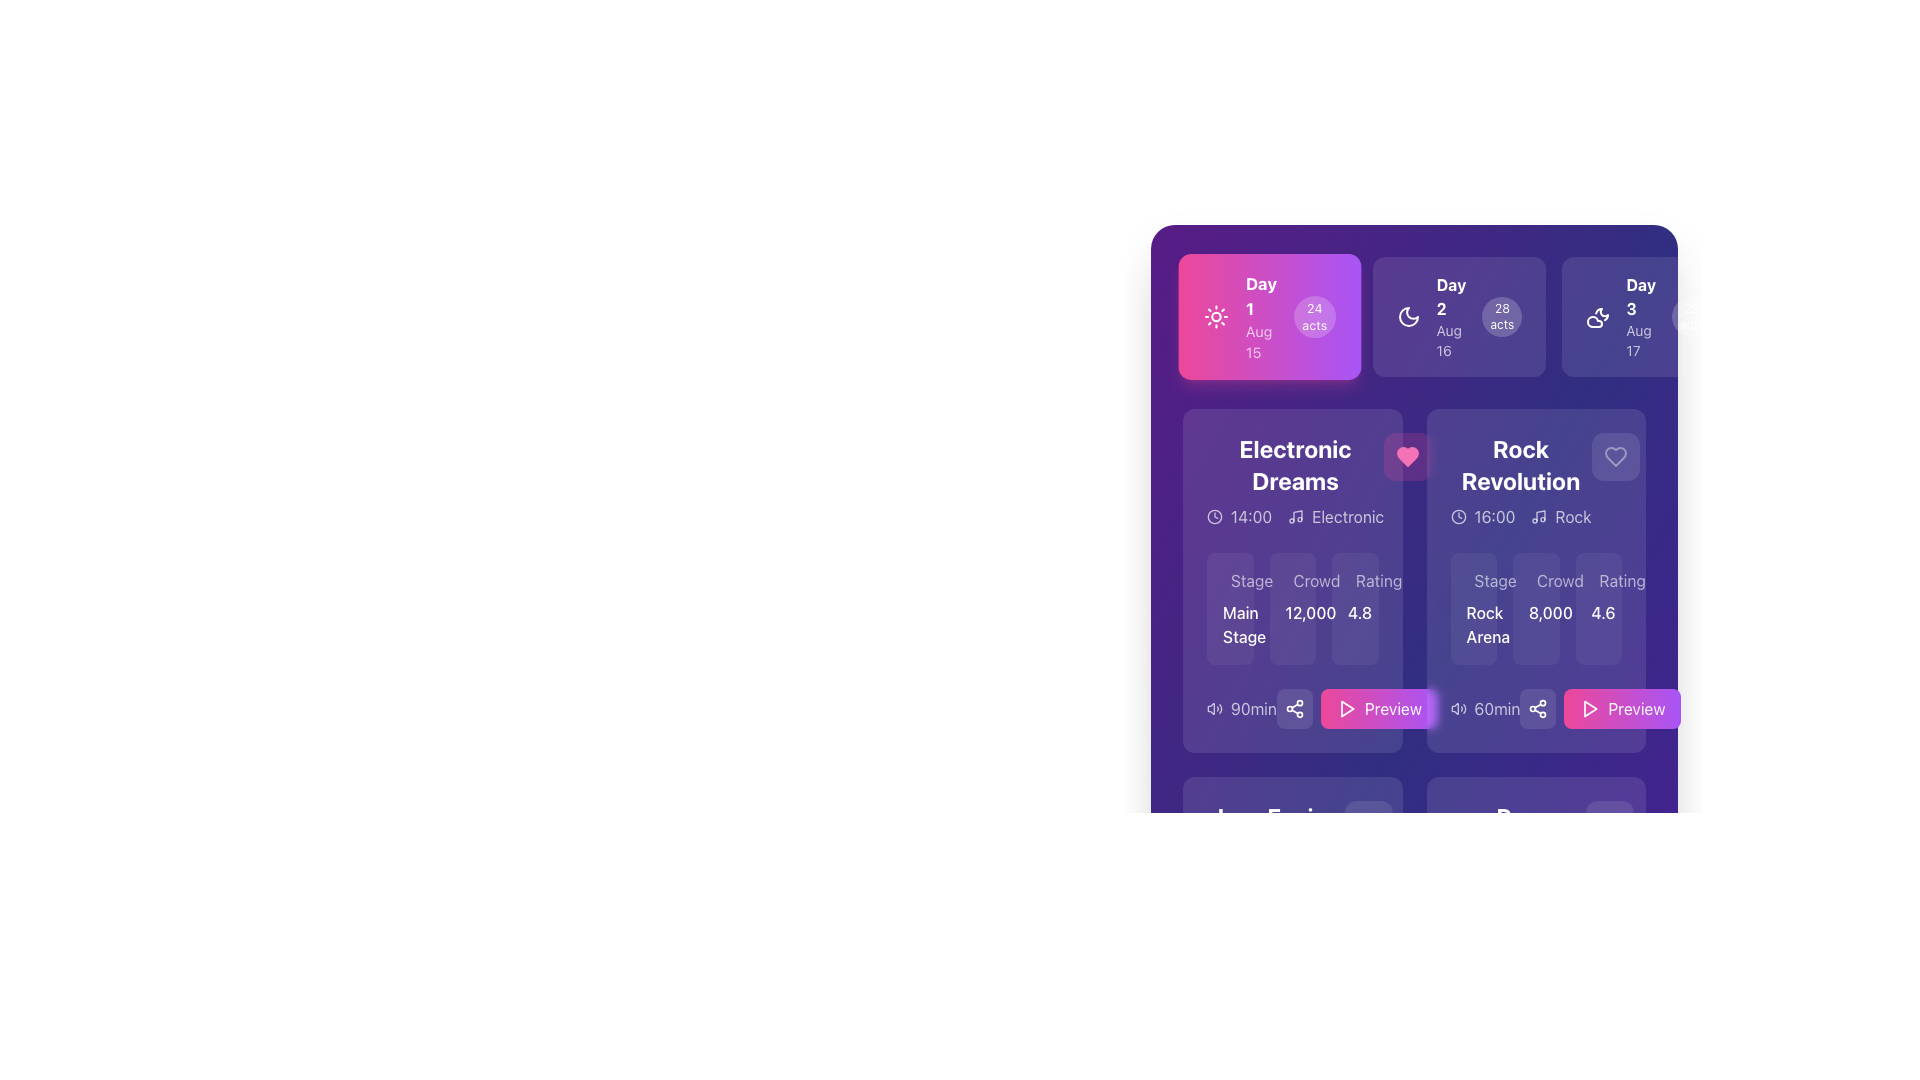 The width and height of the screenshot is (1920, 1080). Describe the element at coordinates (1238, 515) in the screenshot. I see `the text element indicating the scheduled event time for the 'Electronic Dreams' event, which is located inside the card in the top-left quadrant` at that location.